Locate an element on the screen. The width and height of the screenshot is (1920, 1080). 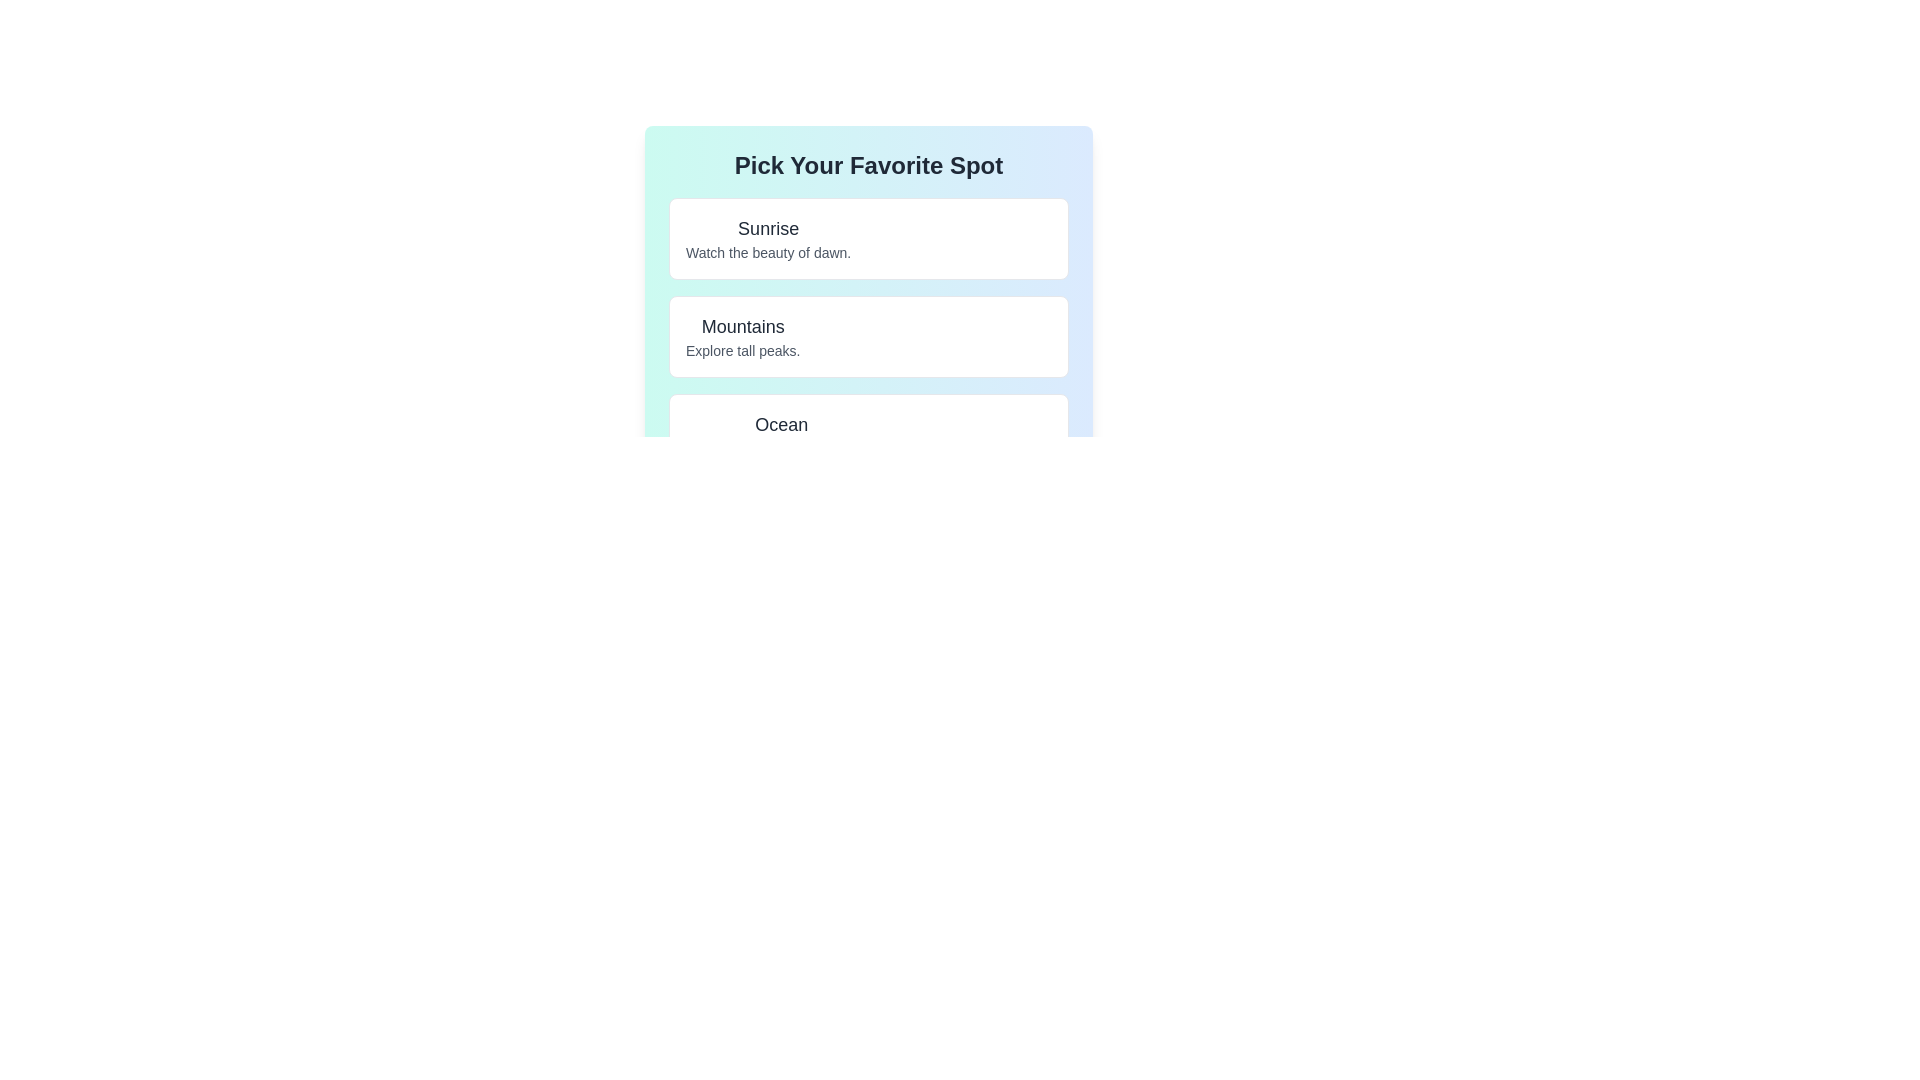
the static text element reading 'Explore tall peaks.' which is styled in gray and located below the heading 'Mountains' is located at coordinates (742, 350).